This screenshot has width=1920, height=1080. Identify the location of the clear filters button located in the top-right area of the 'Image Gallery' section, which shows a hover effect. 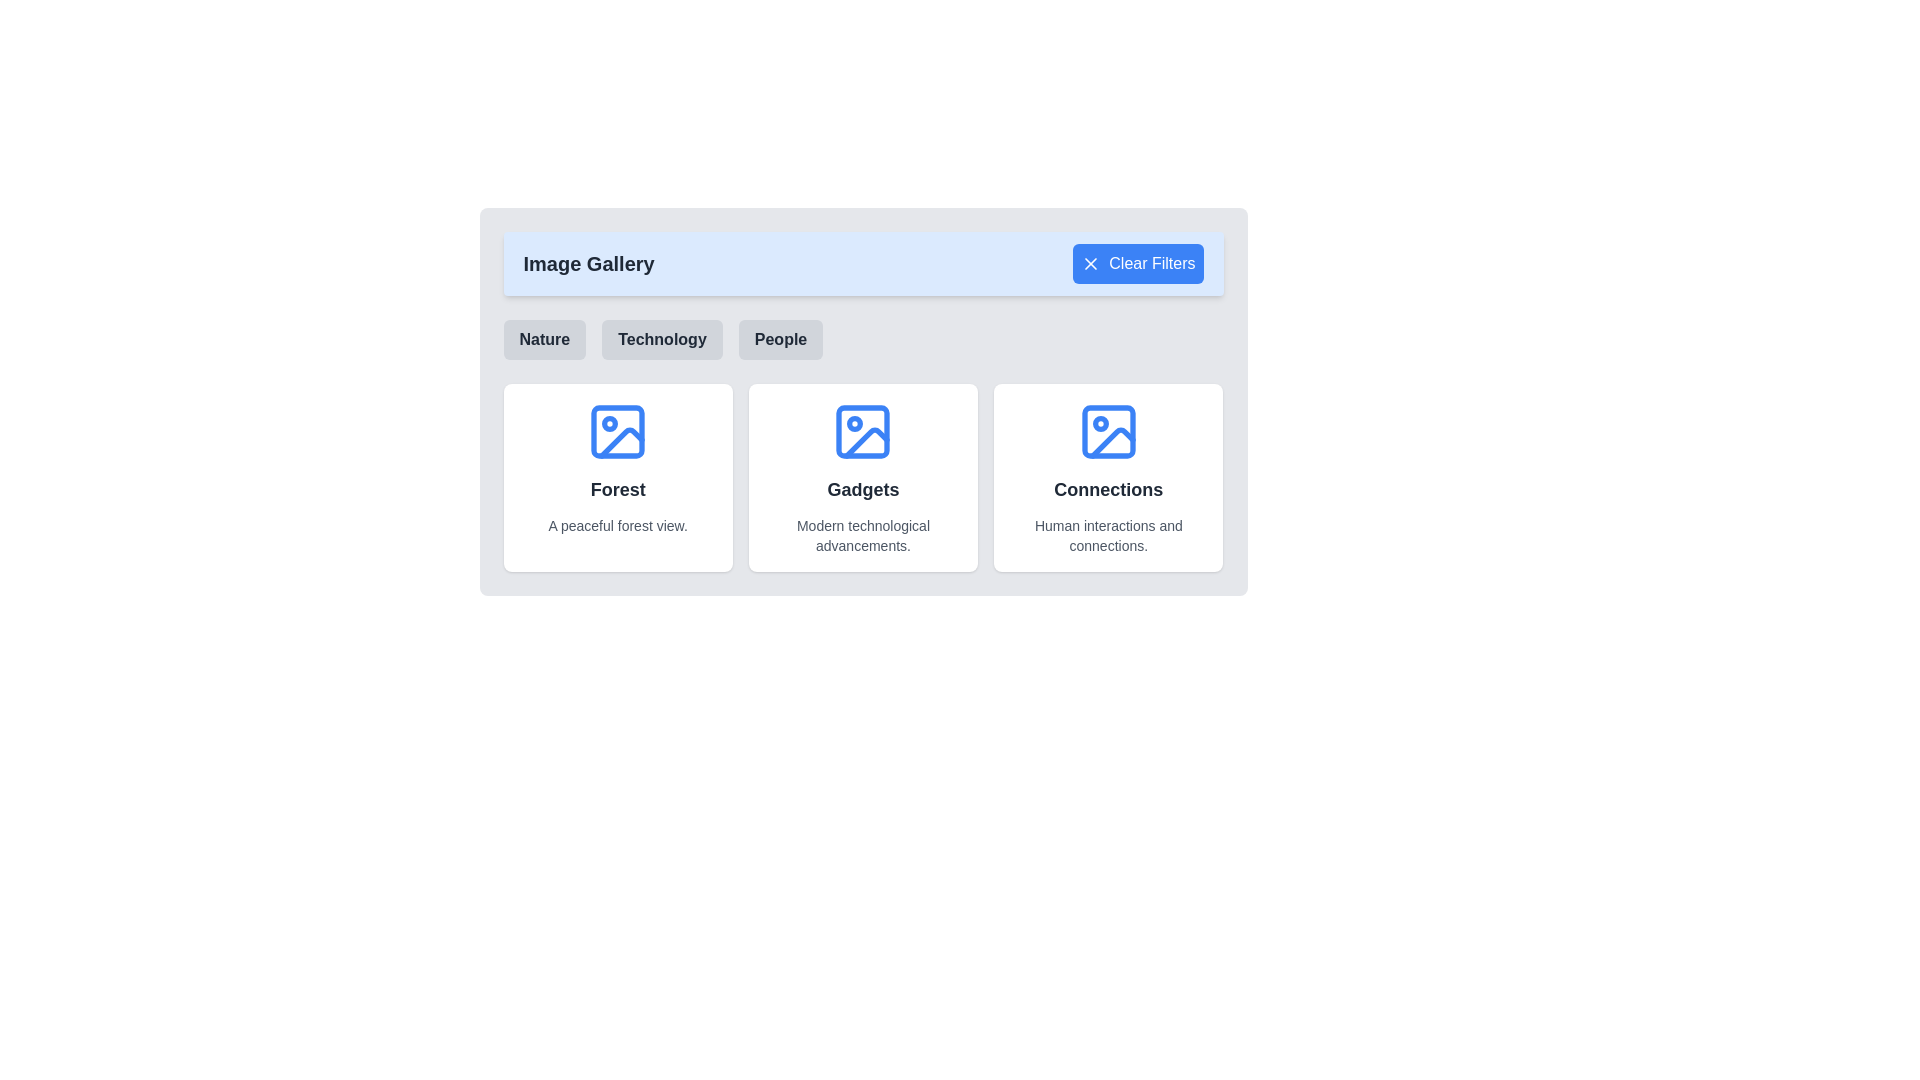
(1138, 262).